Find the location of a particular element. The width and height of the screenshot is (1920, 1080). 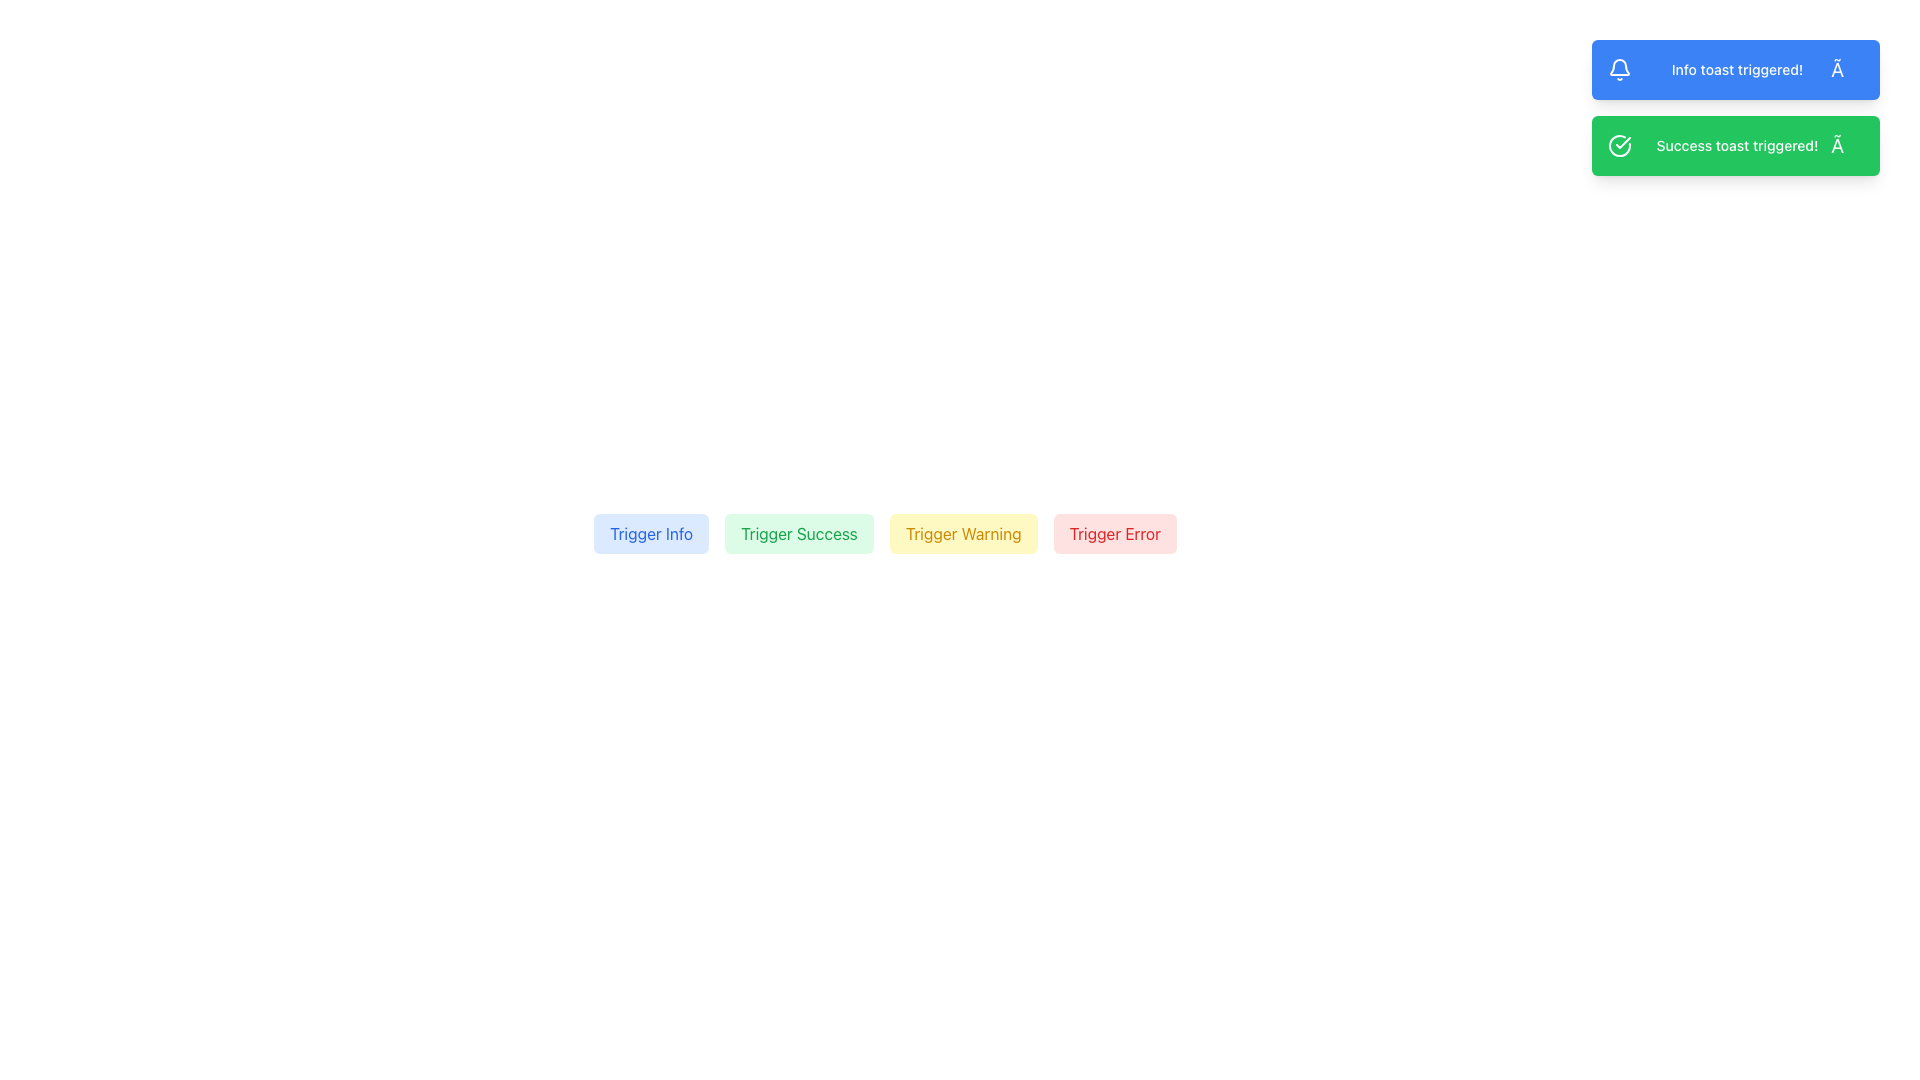

the success notification text label that displays 'Success toast triggered!' with a green background and white text is located at coordinates (1736, 145).